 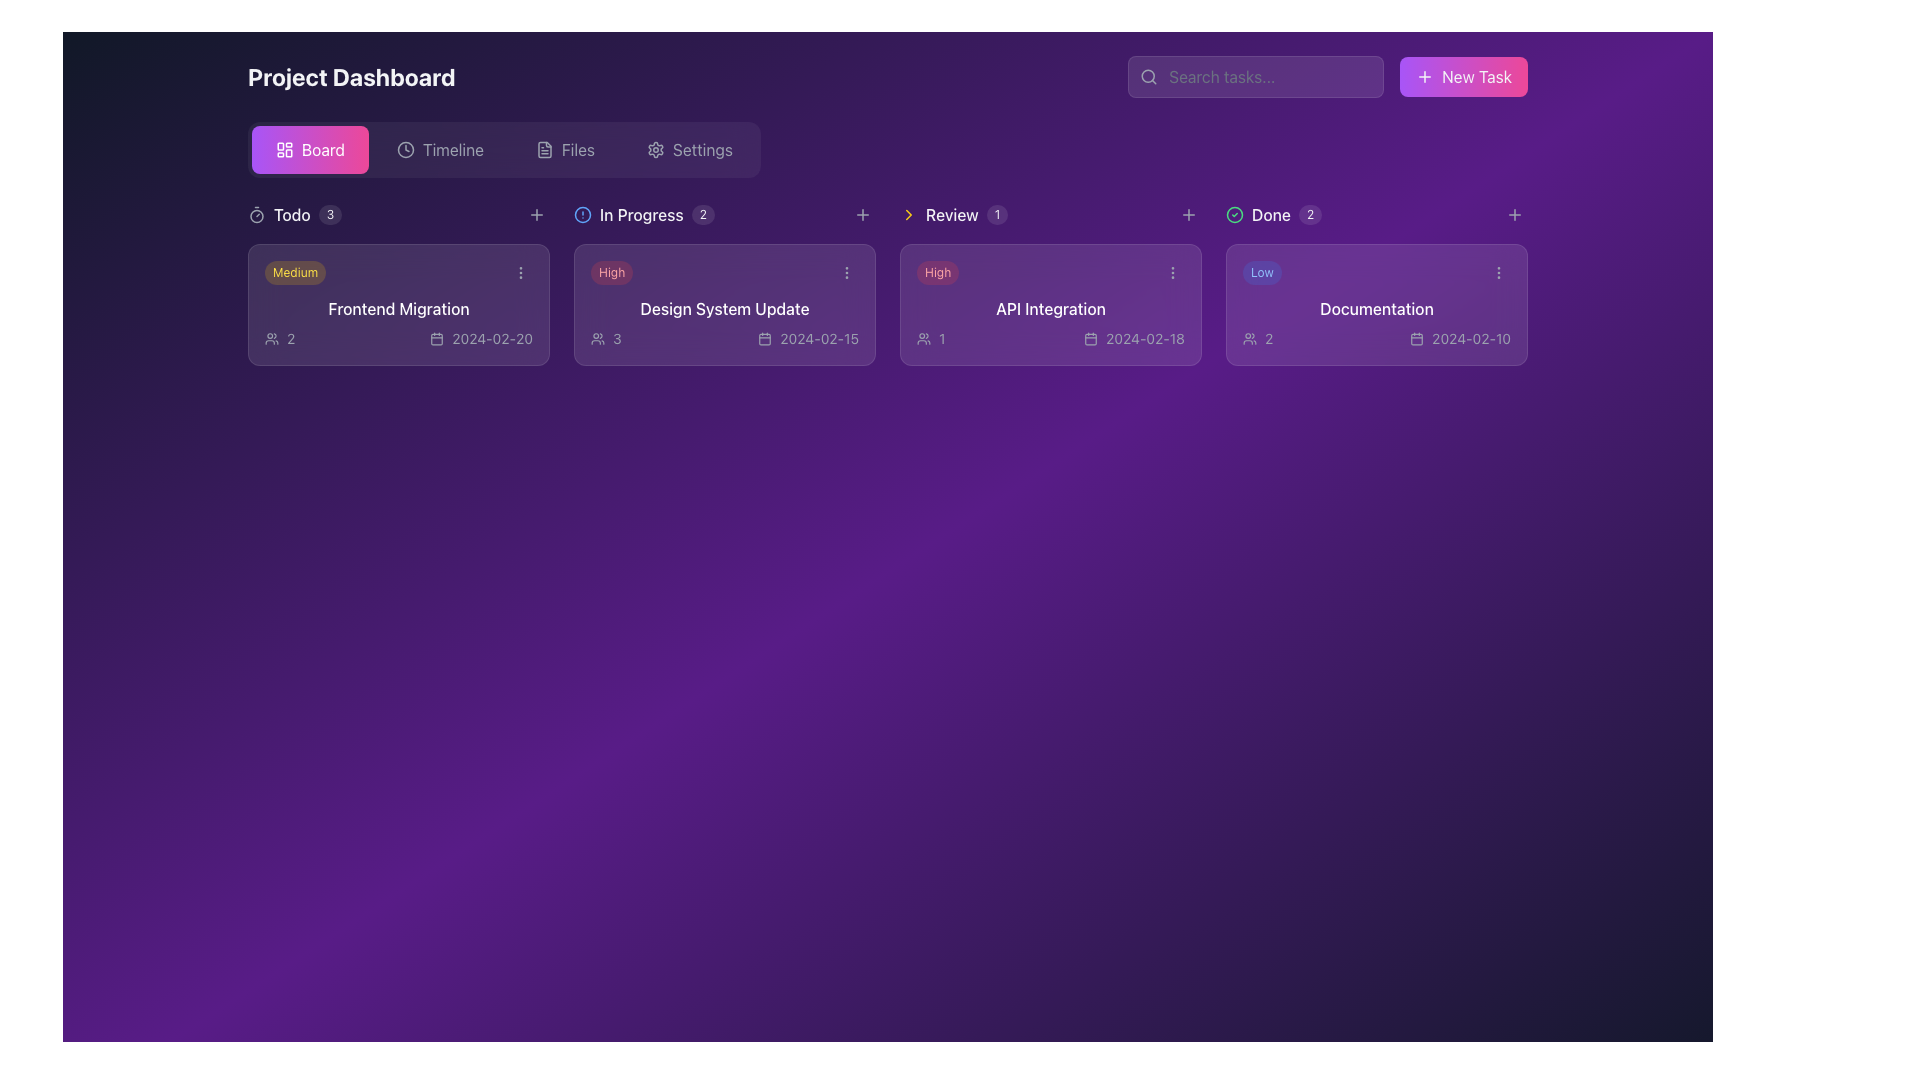 What do you see at coordinates (863, 215) in the screenshot?
I see `the button located to the right of the 'In Progress' section header, which allows users` at bounding box center [863, 215].